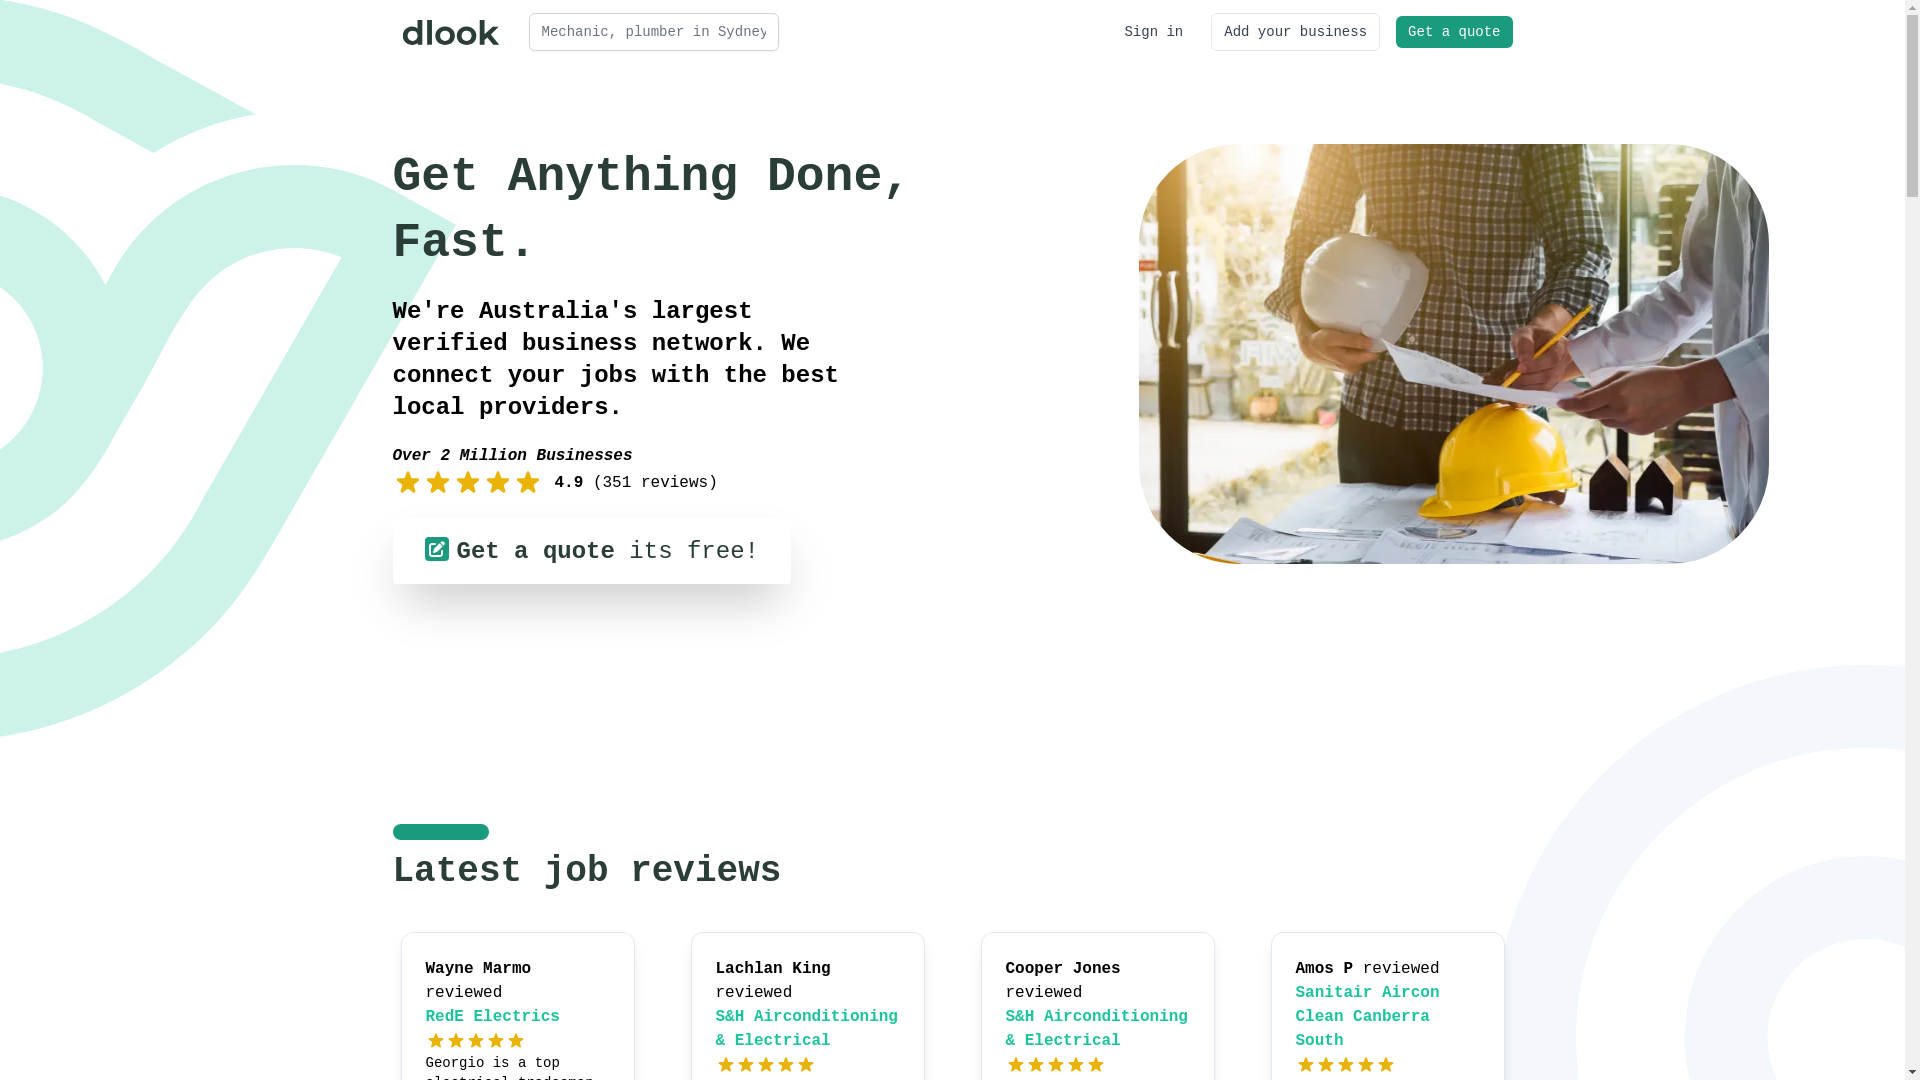 The image size is (1920, 1080). Describe the element at coordinates (1454, 31) in the screenshot. I see `'Get a quote'` at that location.